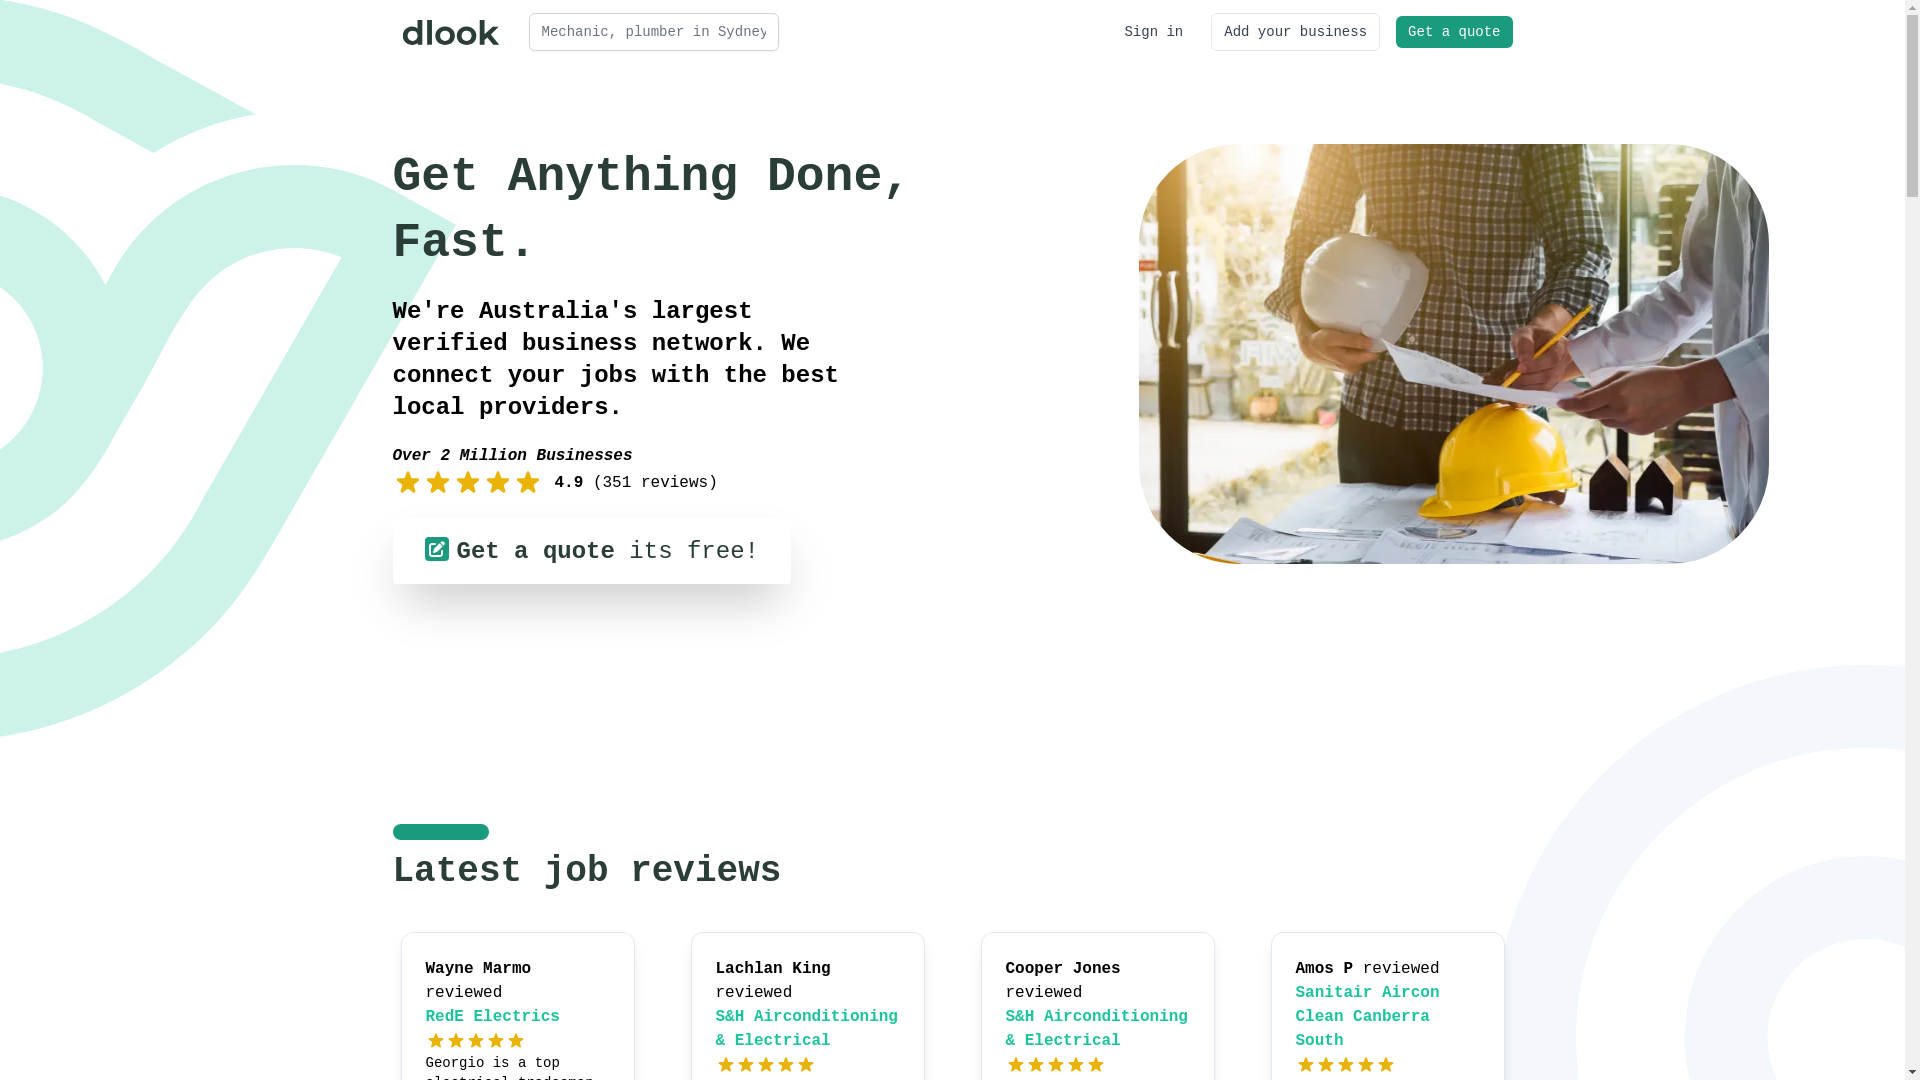 The image size is (1920, 1080). Describe the element at coordinates (1454, 31) in the screenshot. I see `'Get a quote'` at that location.